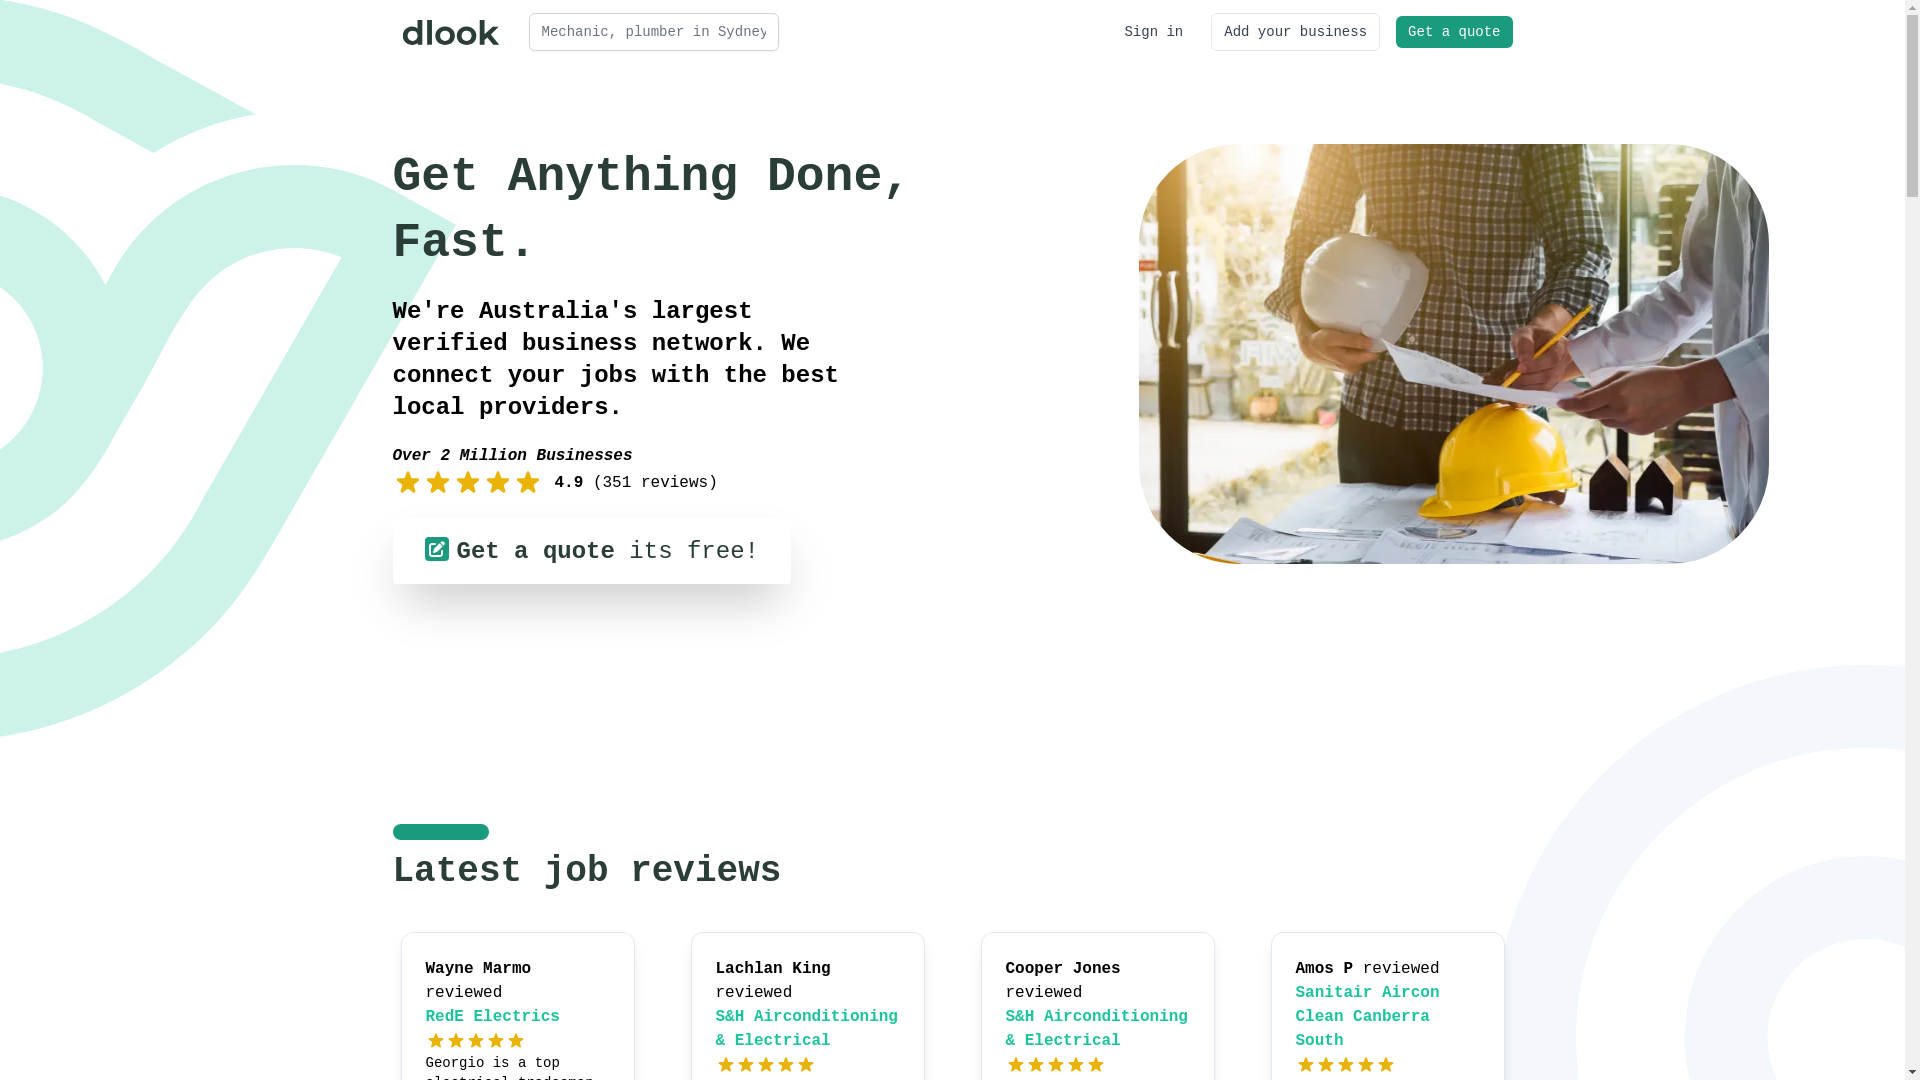 The image size is (1920, 1080). Describe the element at coordinates (1454, 31) in the screenshot. I see `'Get a quote'` at that location.